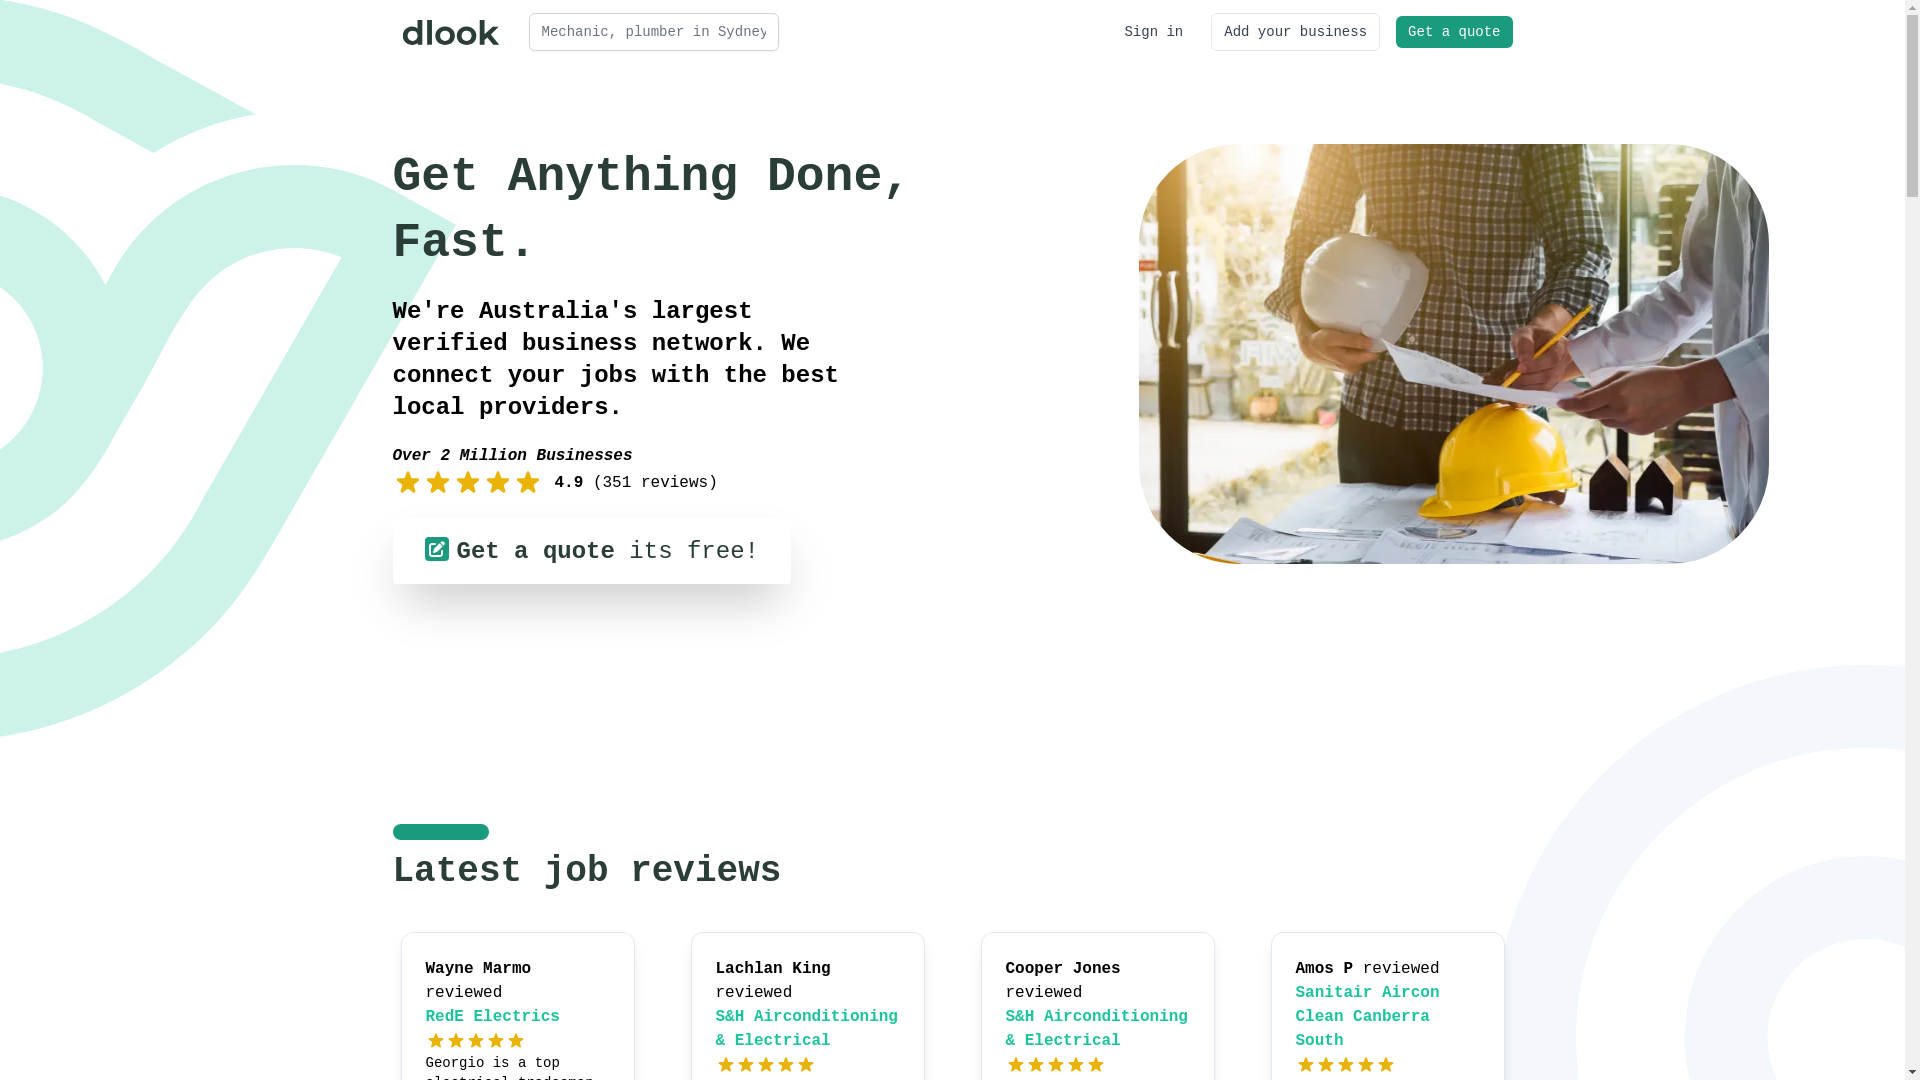 The image size is (1920, 1080). Describe the element at coordinates (1454, 31) in the screenshot. I see `'Get a quote'` at that location.